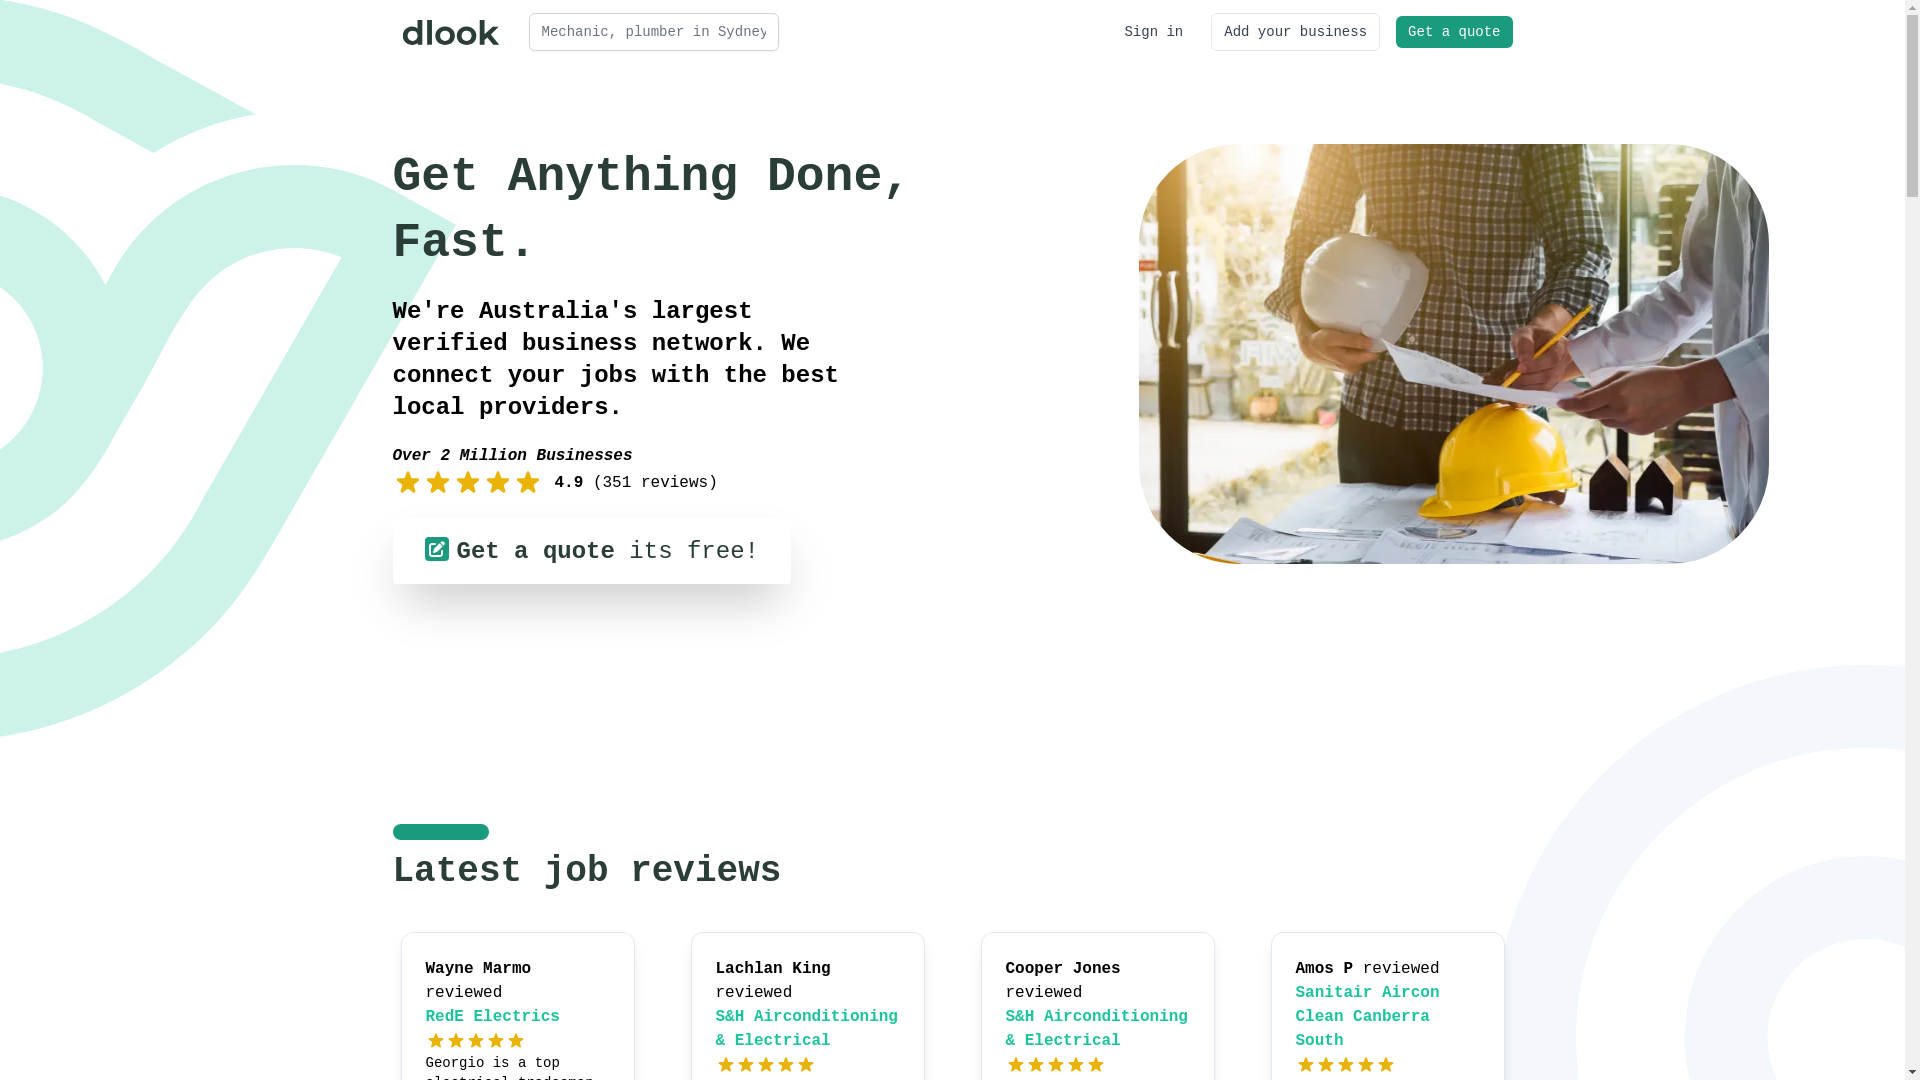 The image size is (1920, 1080). Describe the element at coordinates (1454, 31) in the screenshot. I see `'Get a quote'` at that location.